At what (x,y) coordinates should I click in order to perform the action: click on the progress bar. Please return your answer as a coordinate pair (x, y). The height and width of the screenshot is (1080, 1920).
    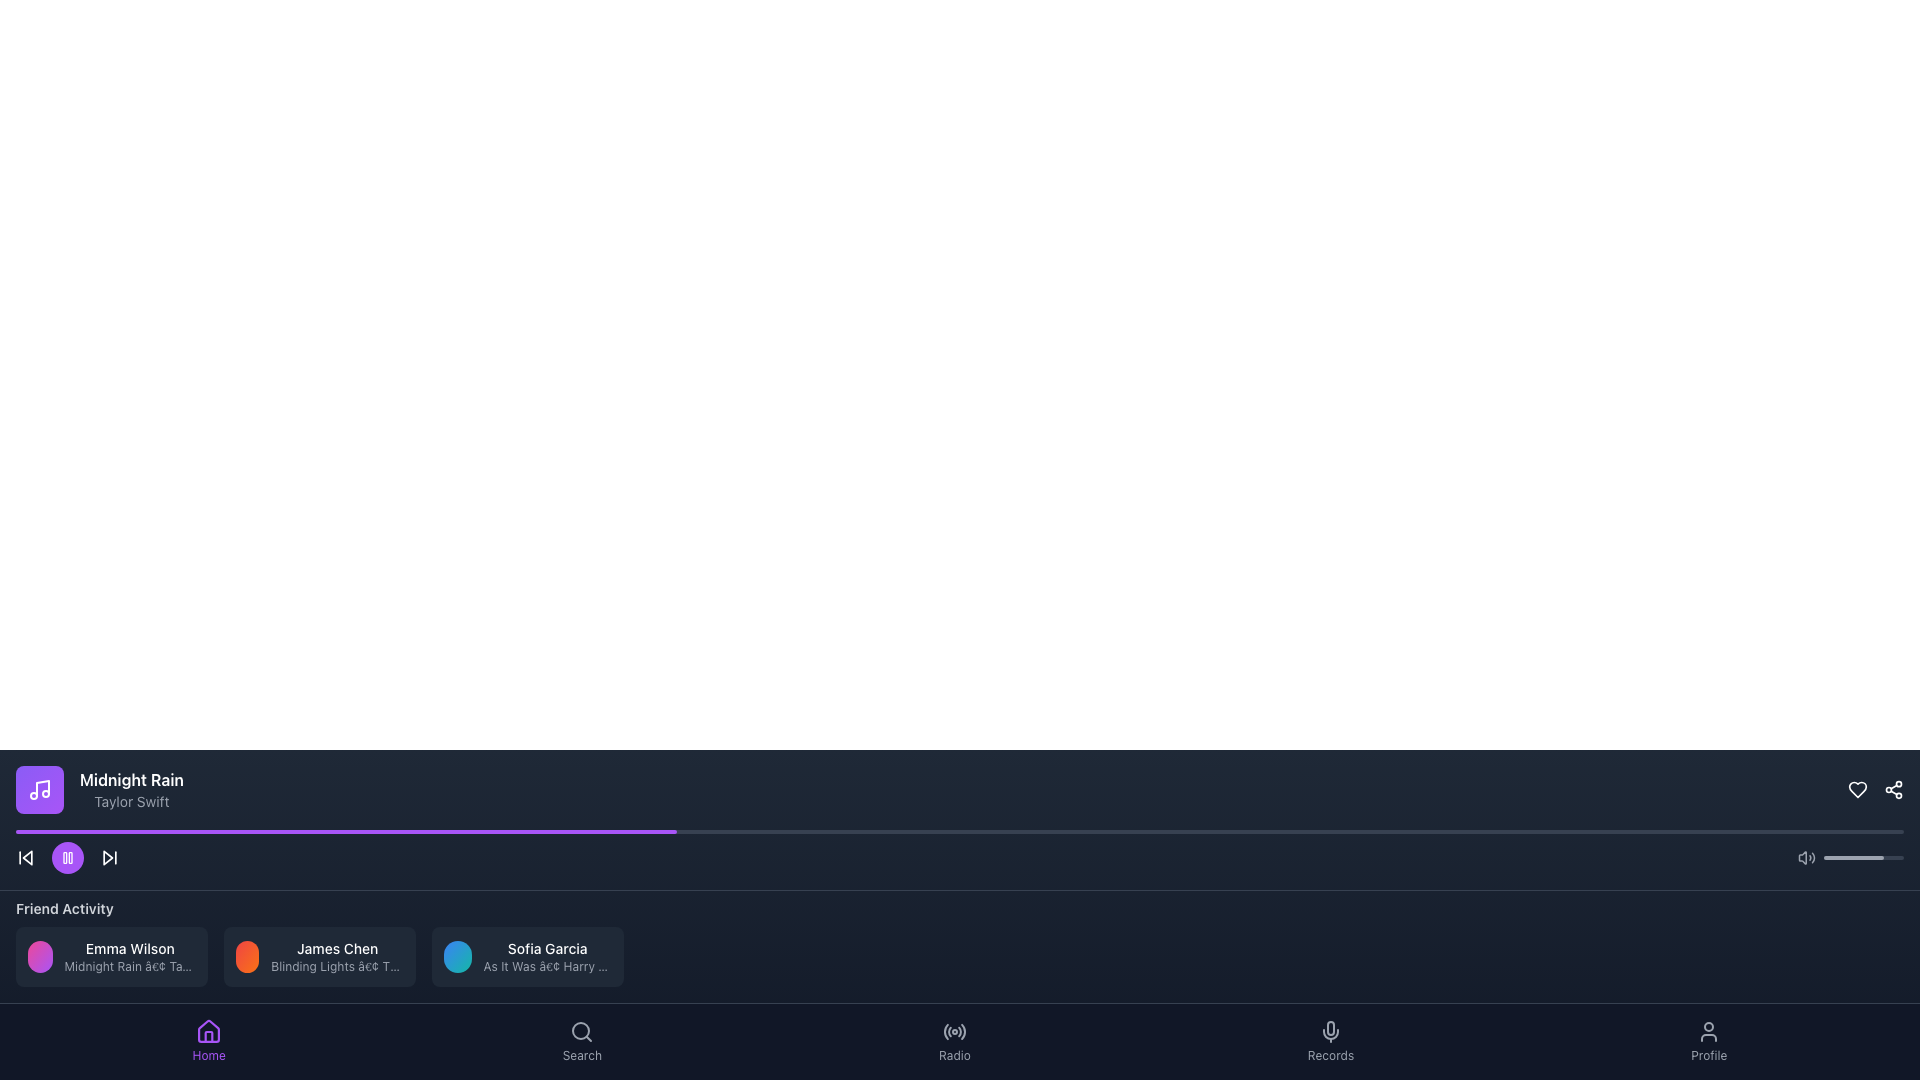
    Looking at the image, I should click on (48, 832).